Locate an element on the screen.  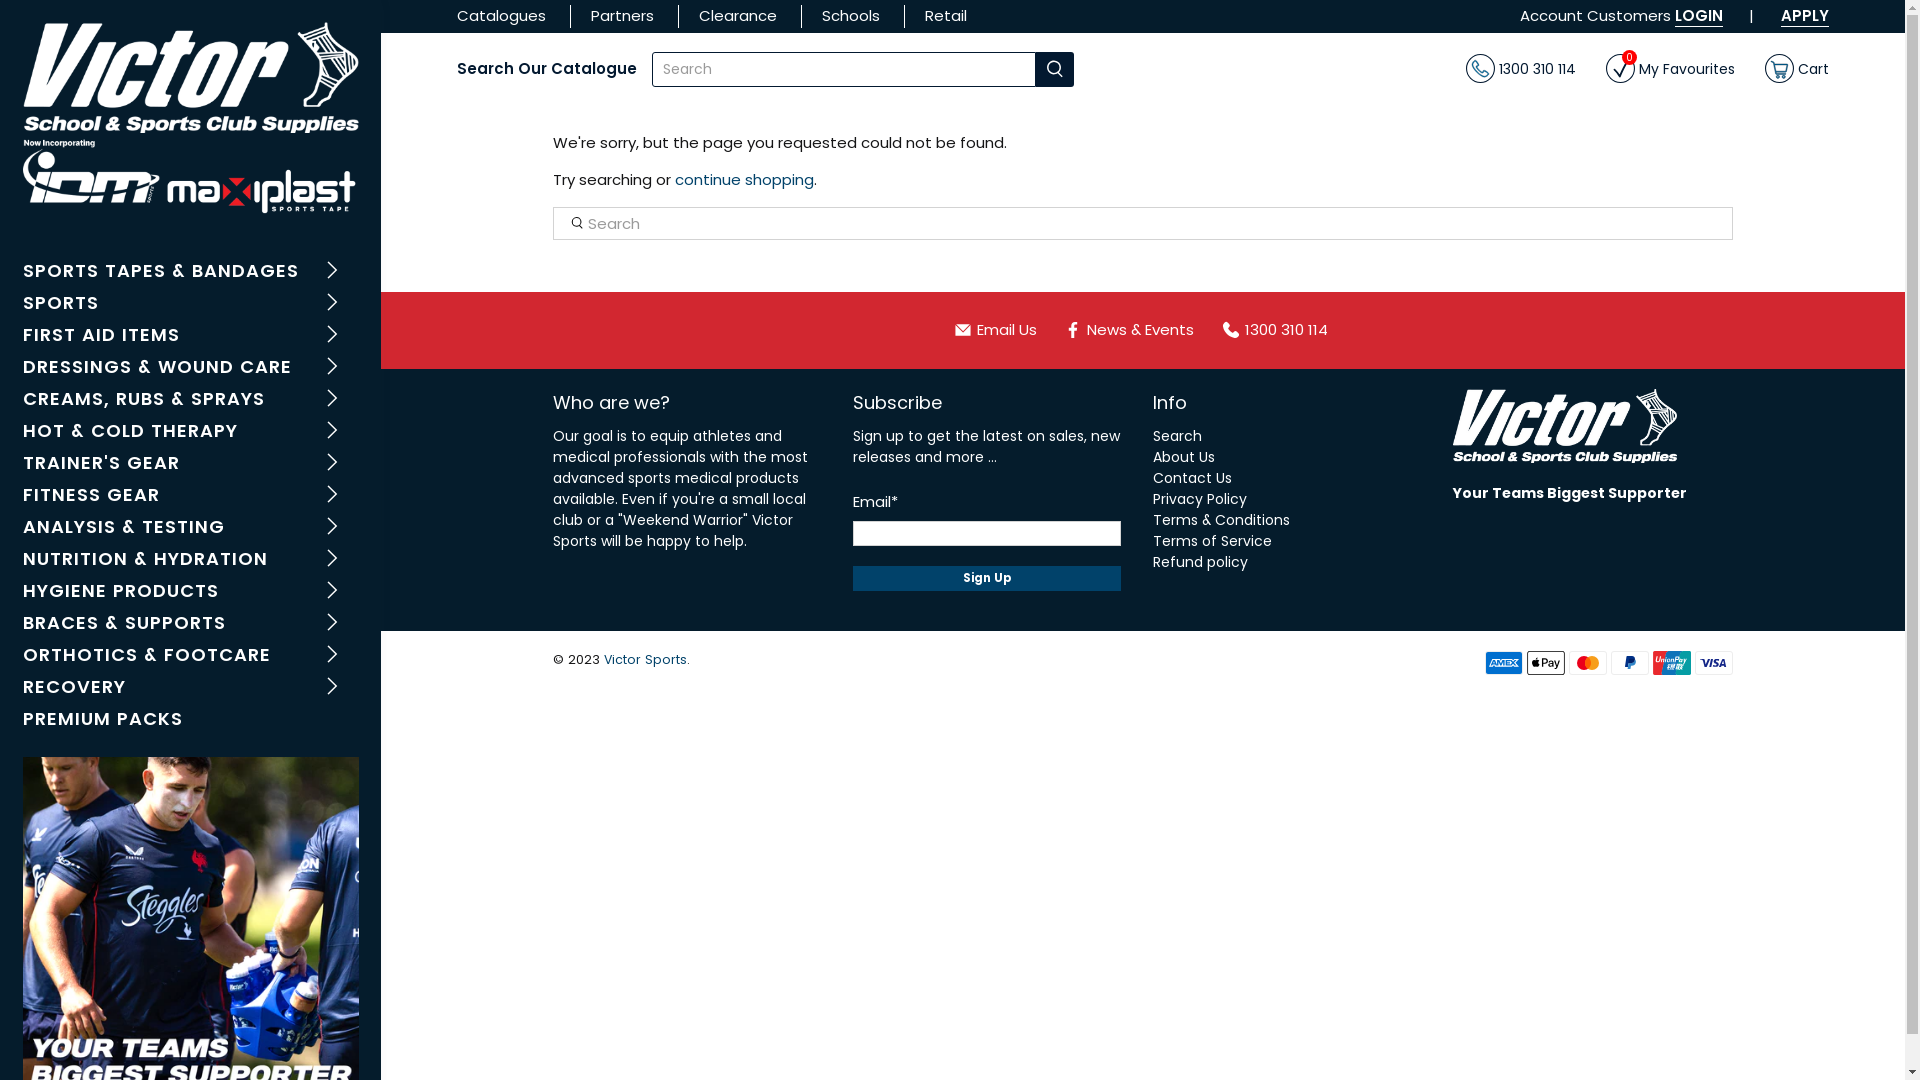
'Victor Sports' is located at coordinates (603, 659).